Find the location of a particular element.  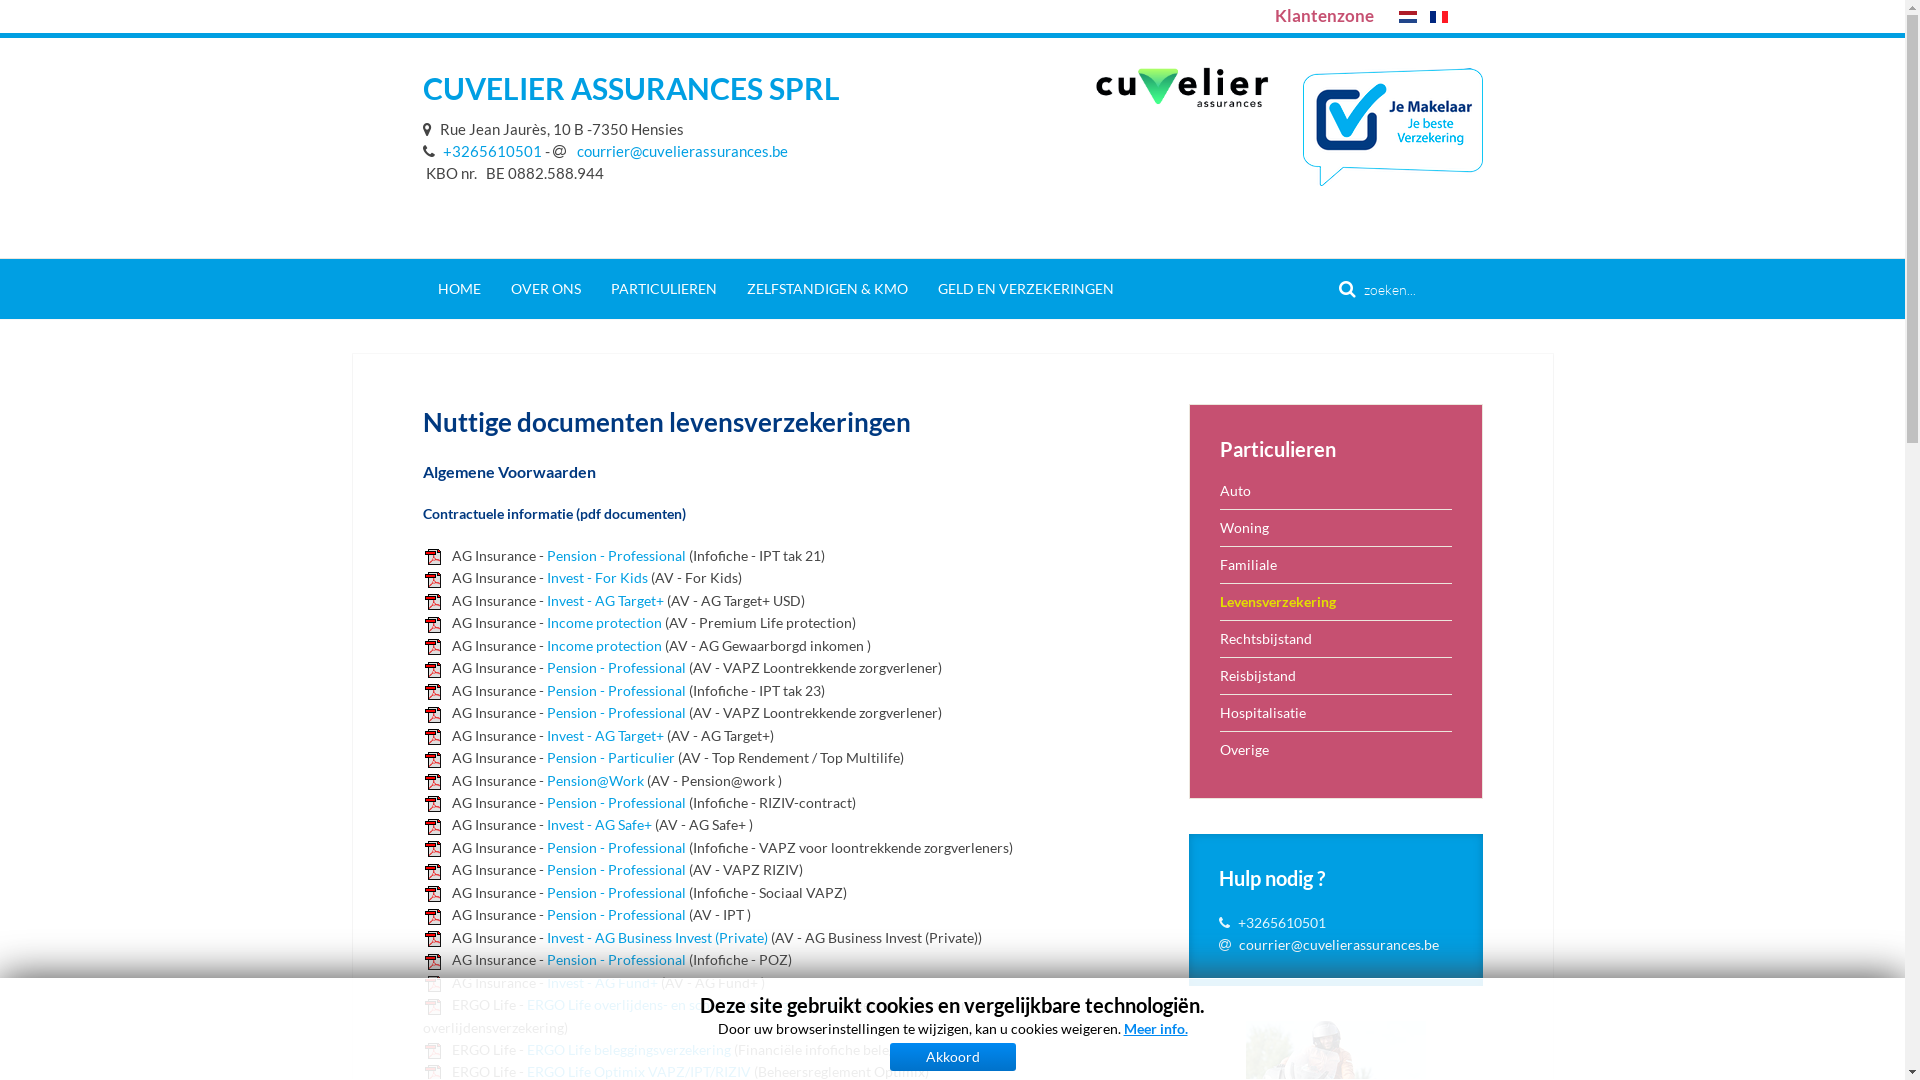

'Pension - Professional' is located at coordinates (546, 689).